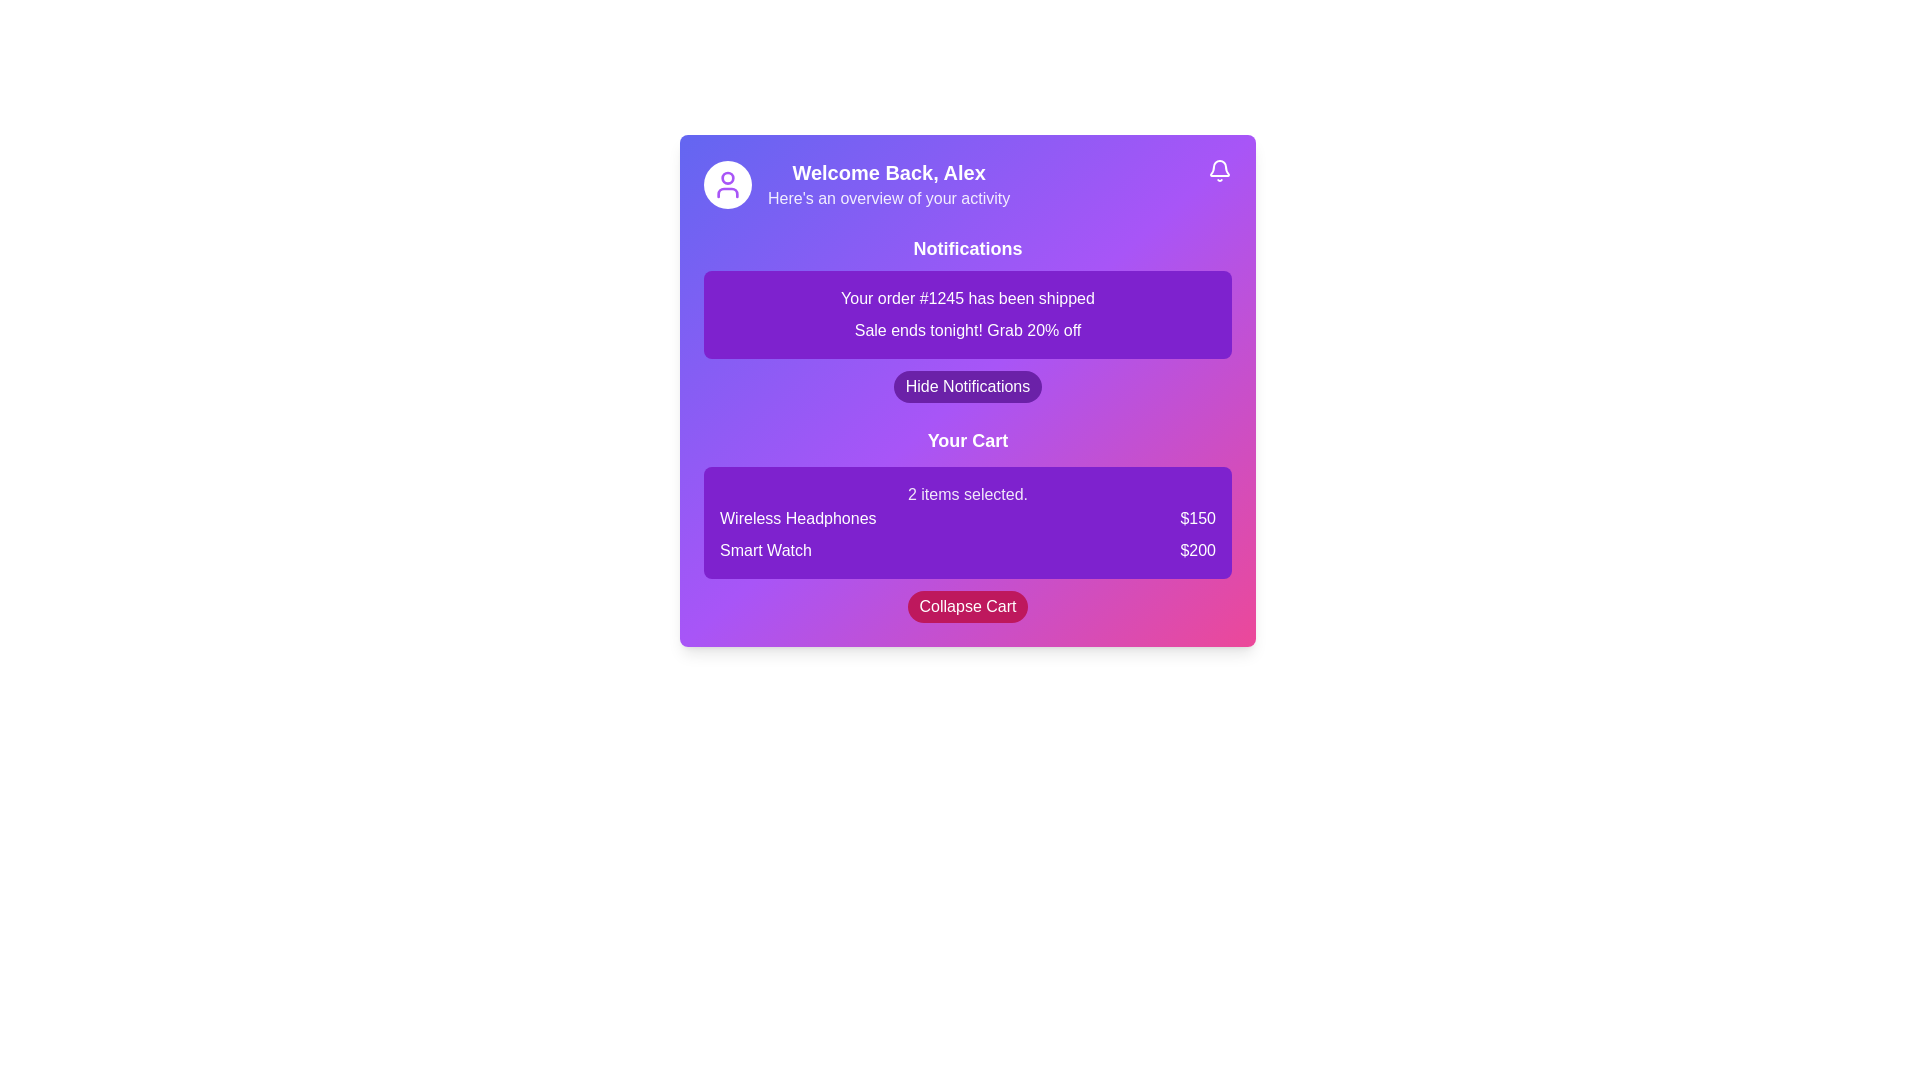  Describe the element at coordinates (968, 299) in the screenshot. I see `the text label that informs the user about the order shipping update for order #1245, located in the notifications card just below the 'Notifications' header` at that location.